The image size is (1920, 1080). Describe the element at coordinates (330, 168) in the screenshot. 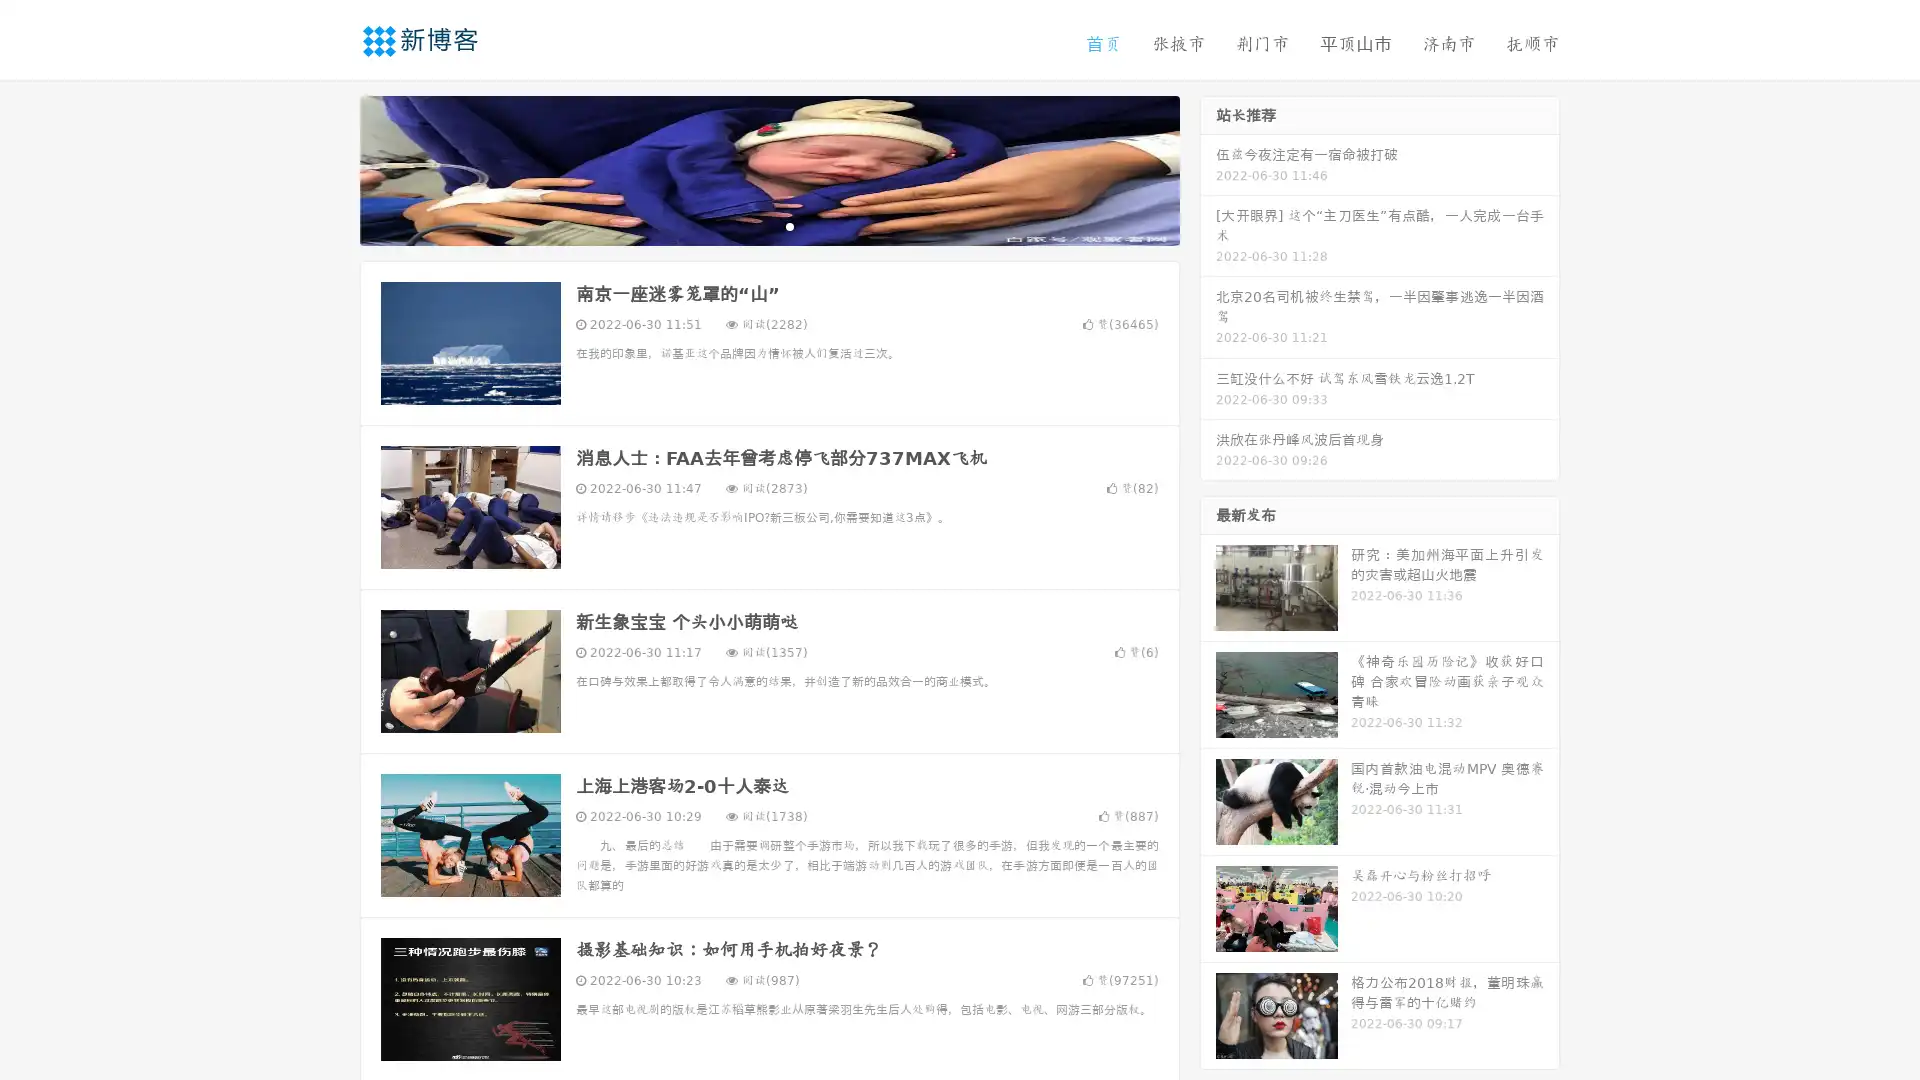

I see `Previous slide` at that location.